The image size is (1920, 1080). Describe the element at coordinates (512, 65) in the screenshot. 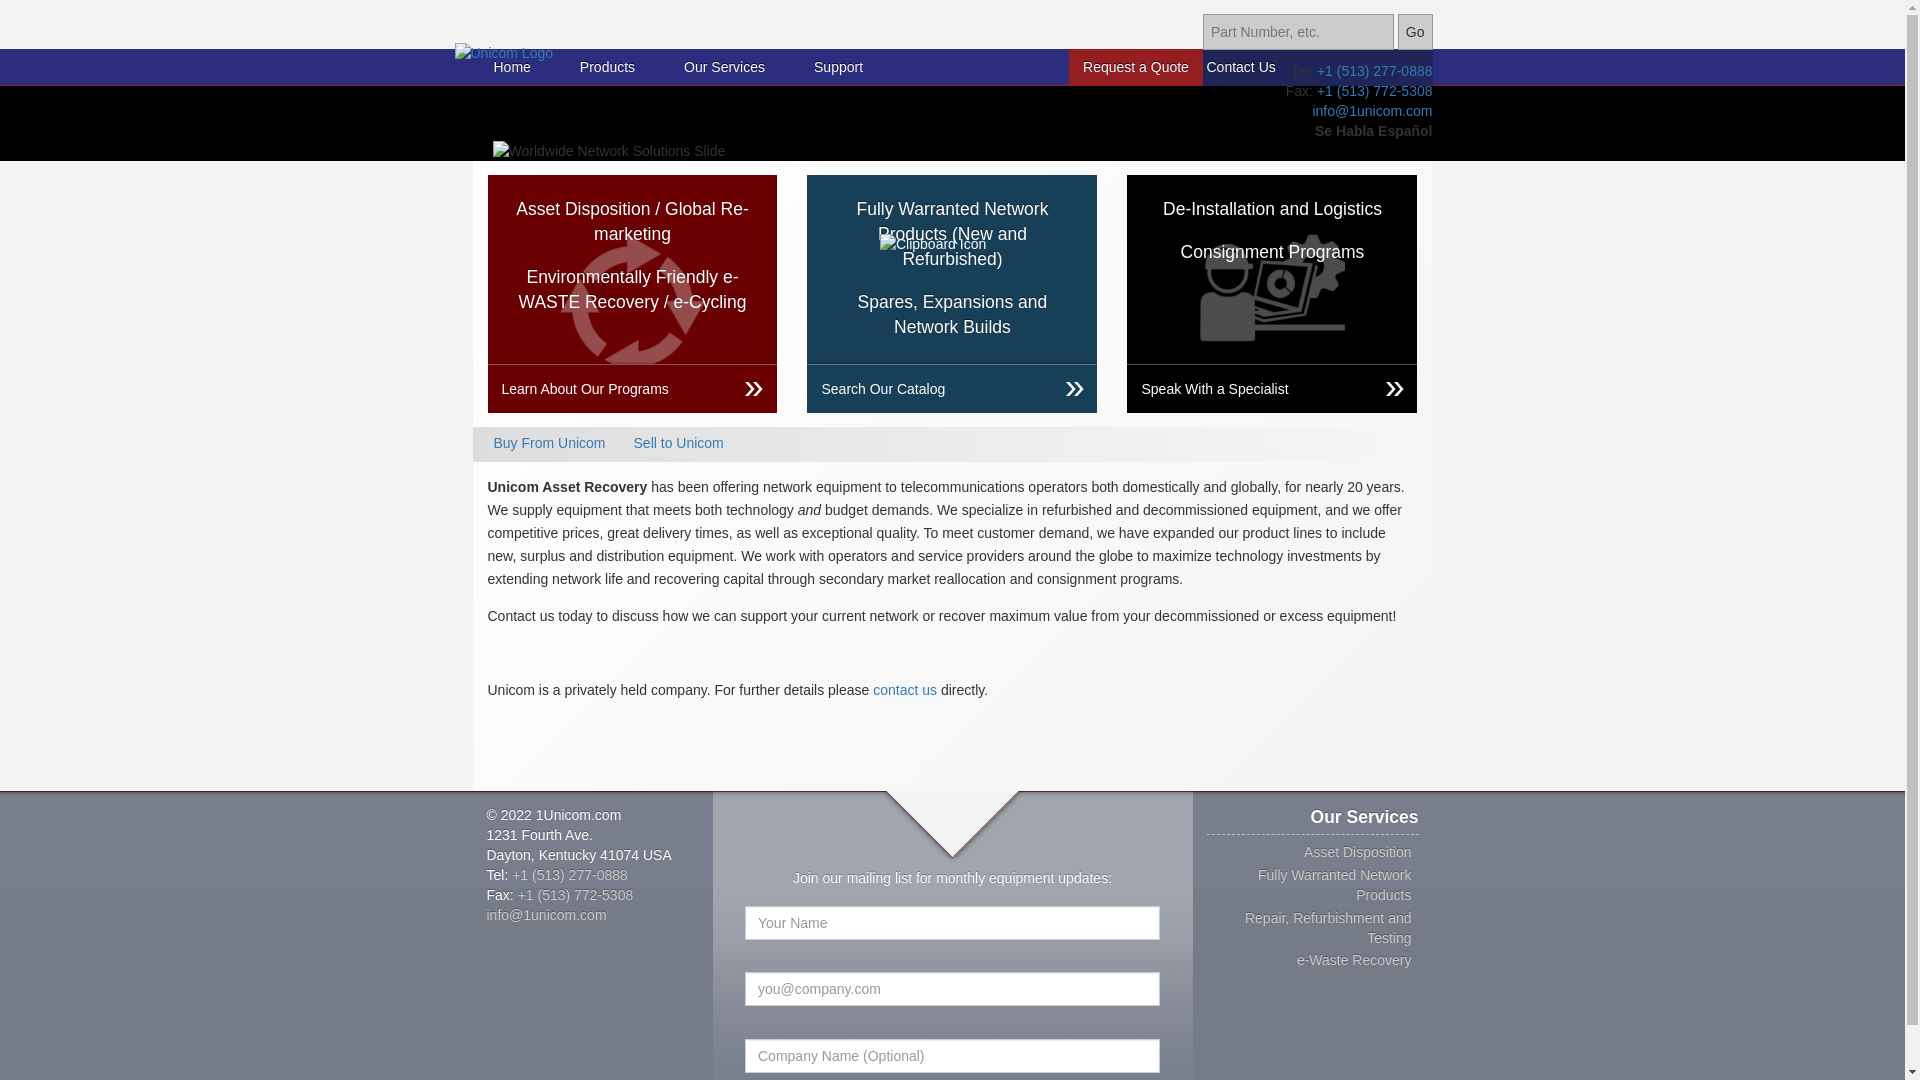

I see `'Home'` at that location.